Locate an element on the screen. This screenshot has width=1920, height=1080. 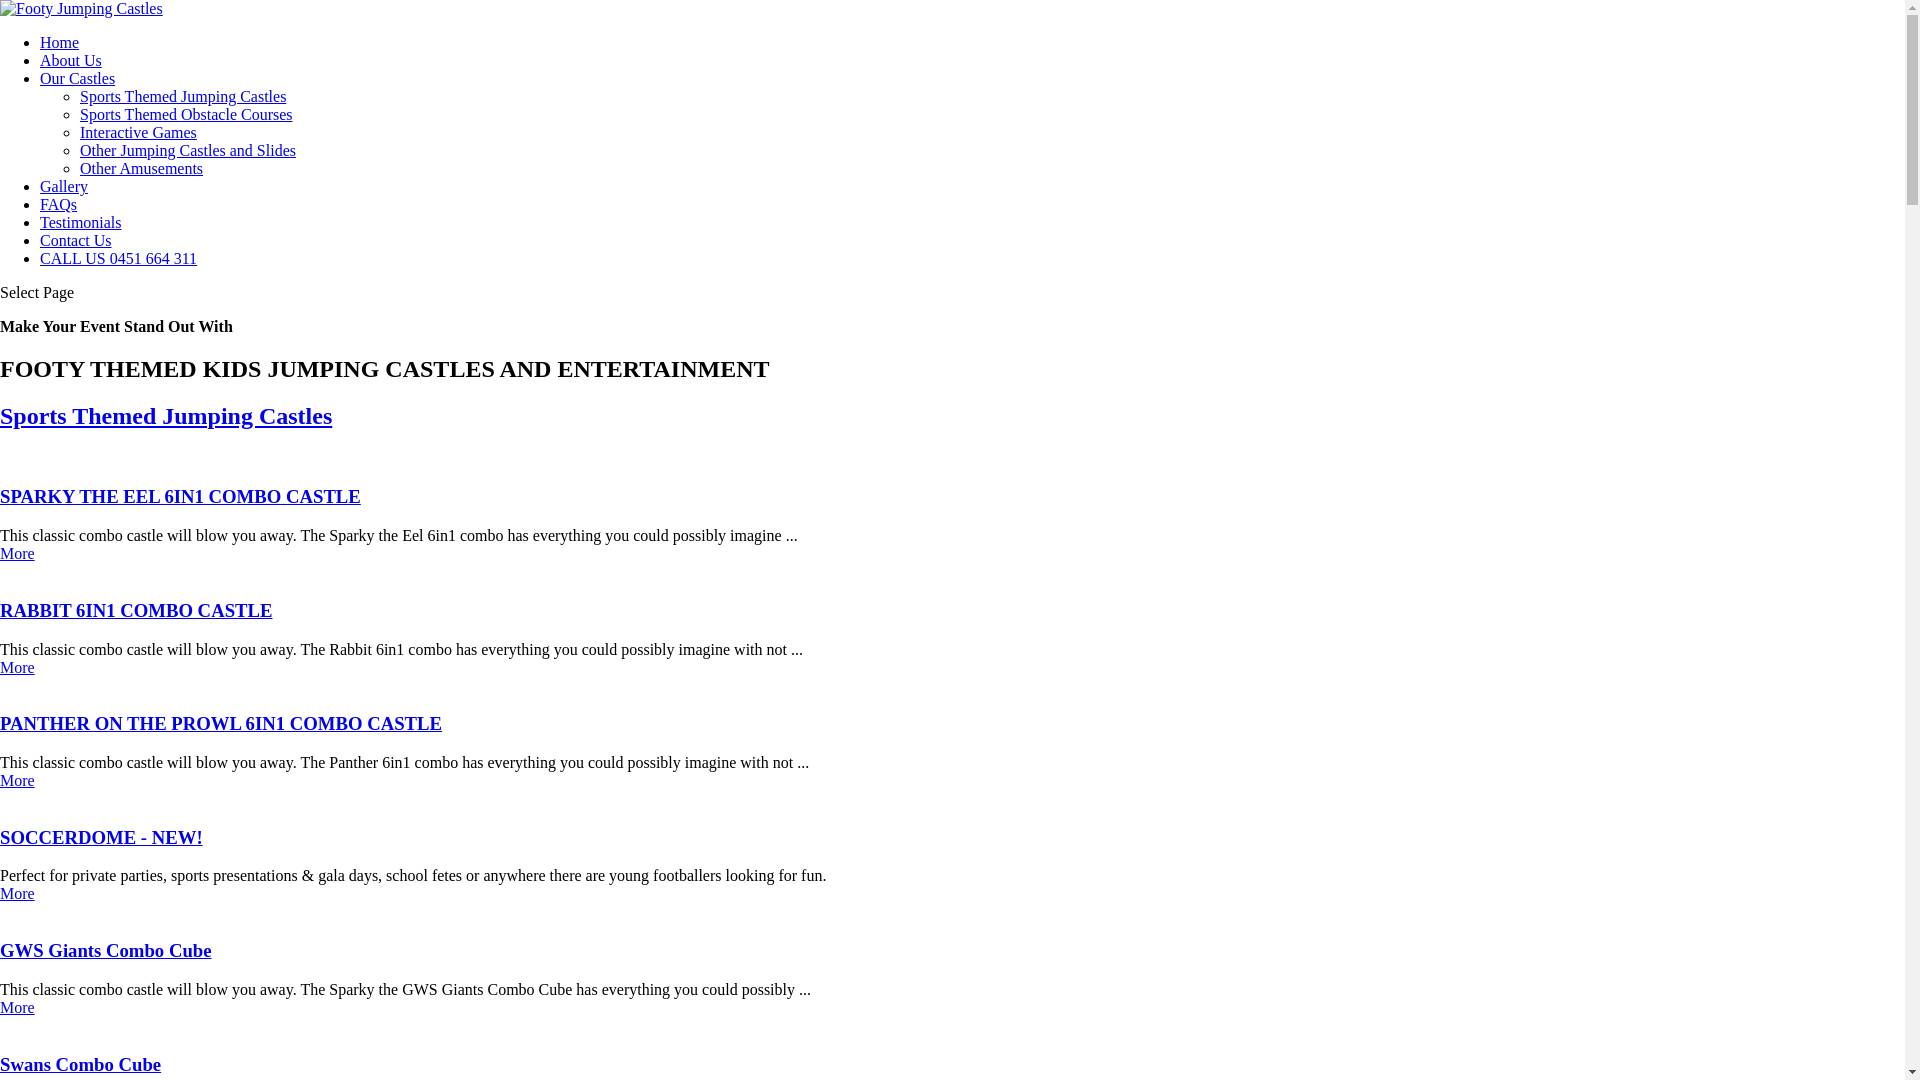
'More' is located at coordinates (17, 1007).